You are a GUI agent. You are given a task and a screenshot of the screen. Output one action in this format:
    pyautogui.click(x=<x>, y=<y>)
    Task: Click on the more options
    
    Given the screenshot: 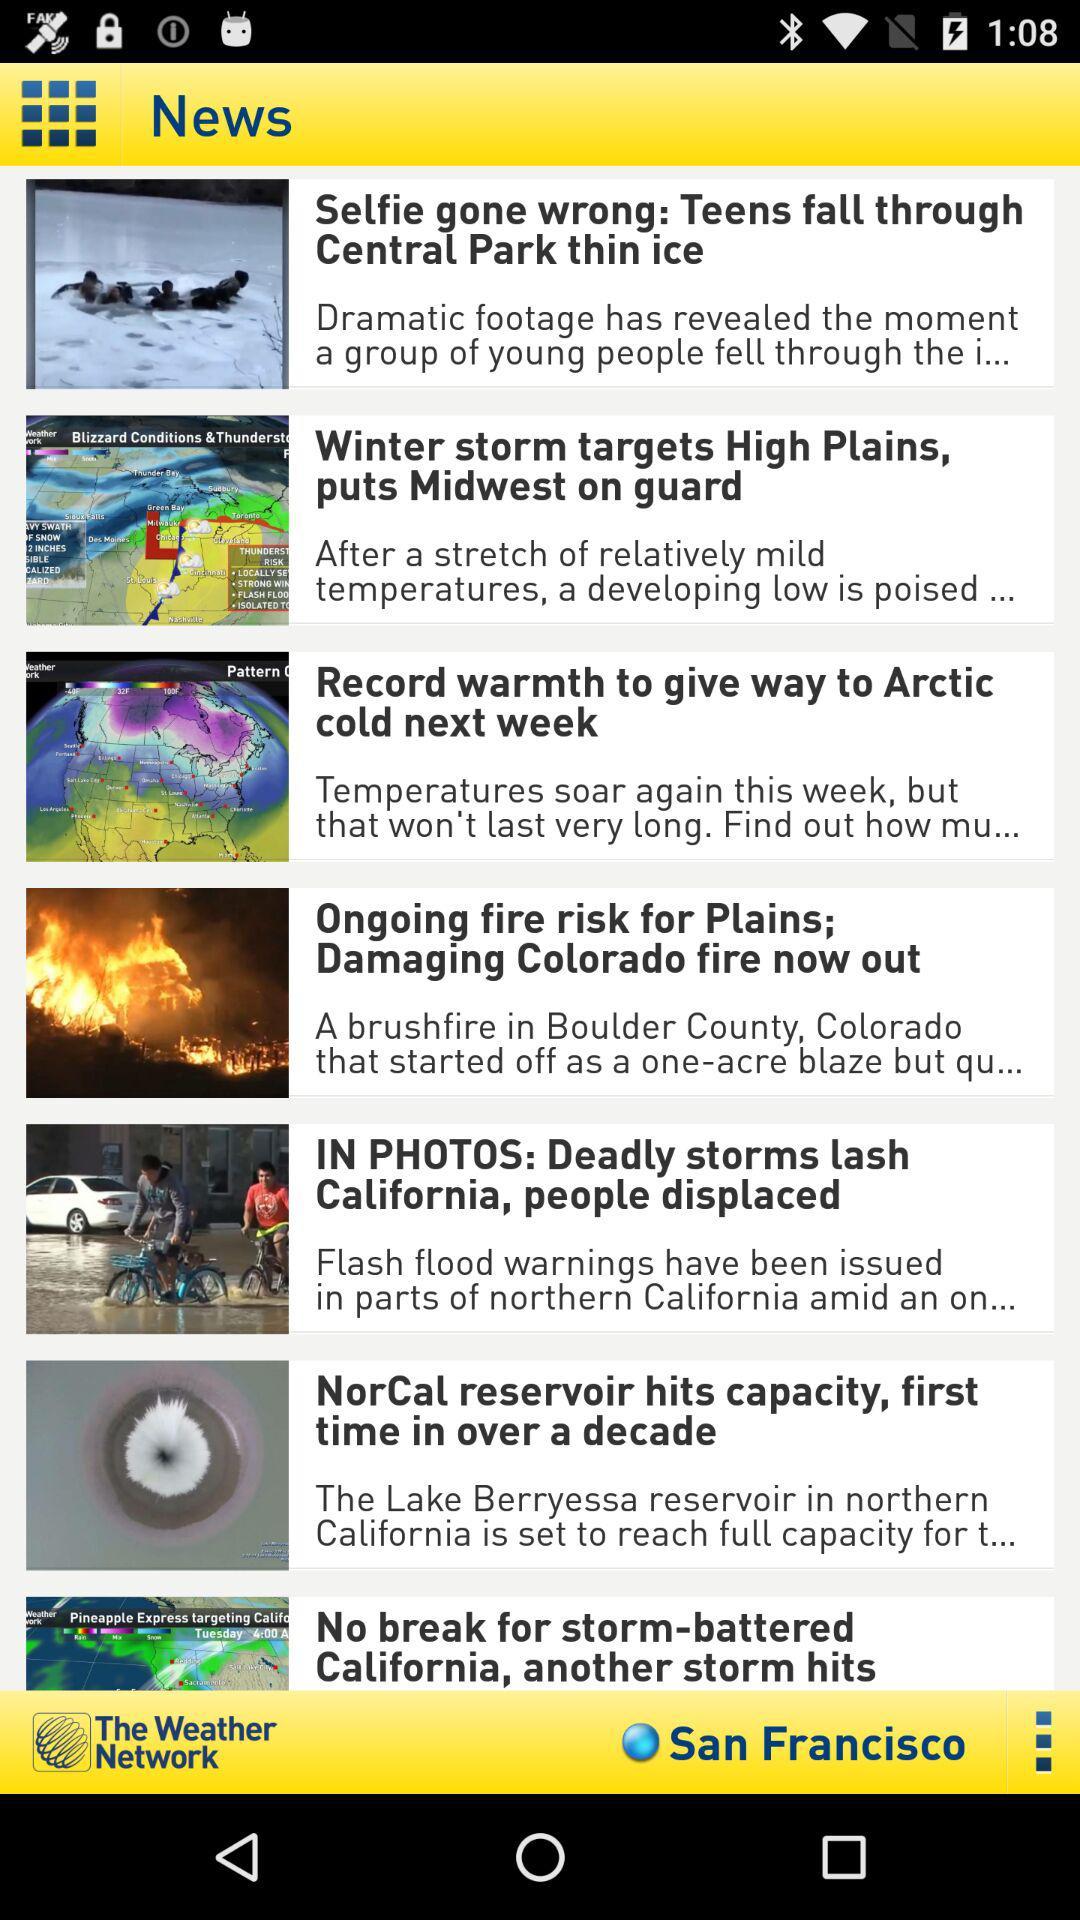 What is the action you would take?
    pyautogui.click(x=1043, y=1741)
    